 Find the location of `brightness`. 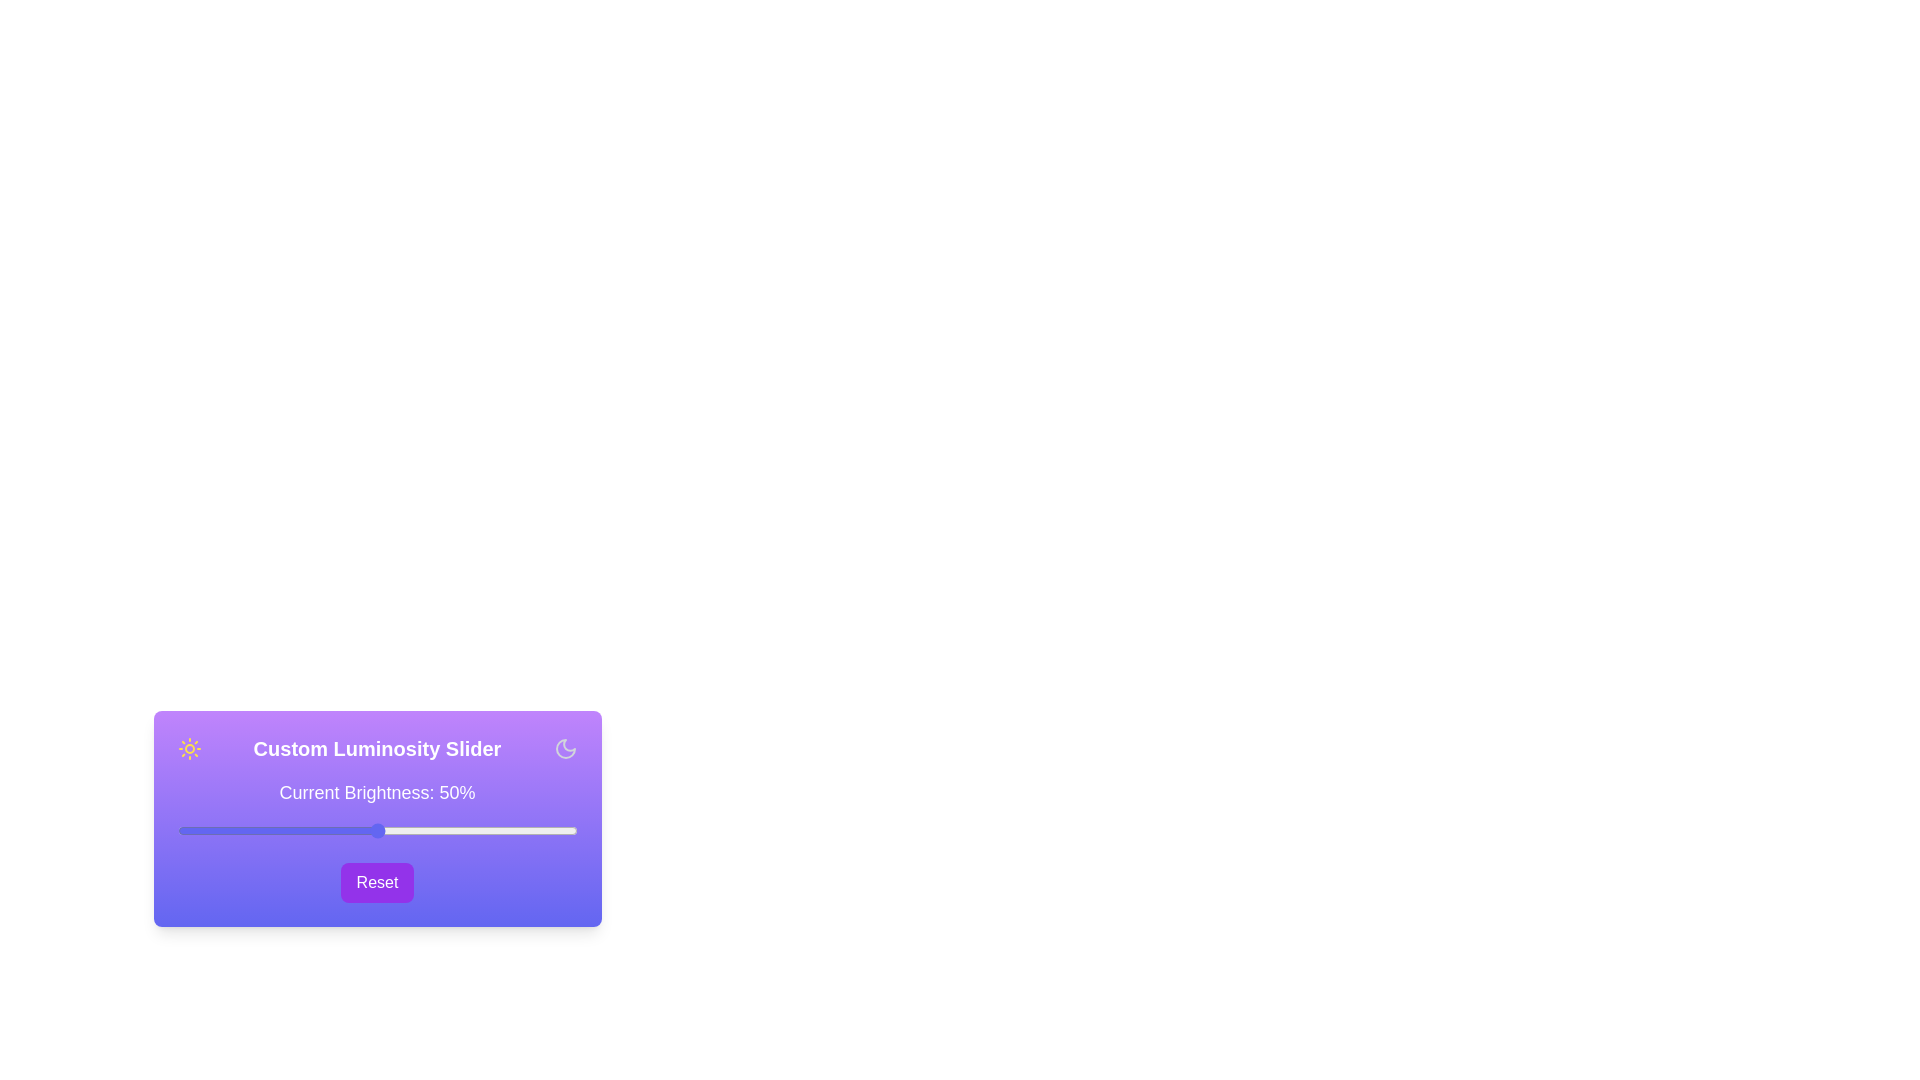

brightness is located at coordinates (501, 830).